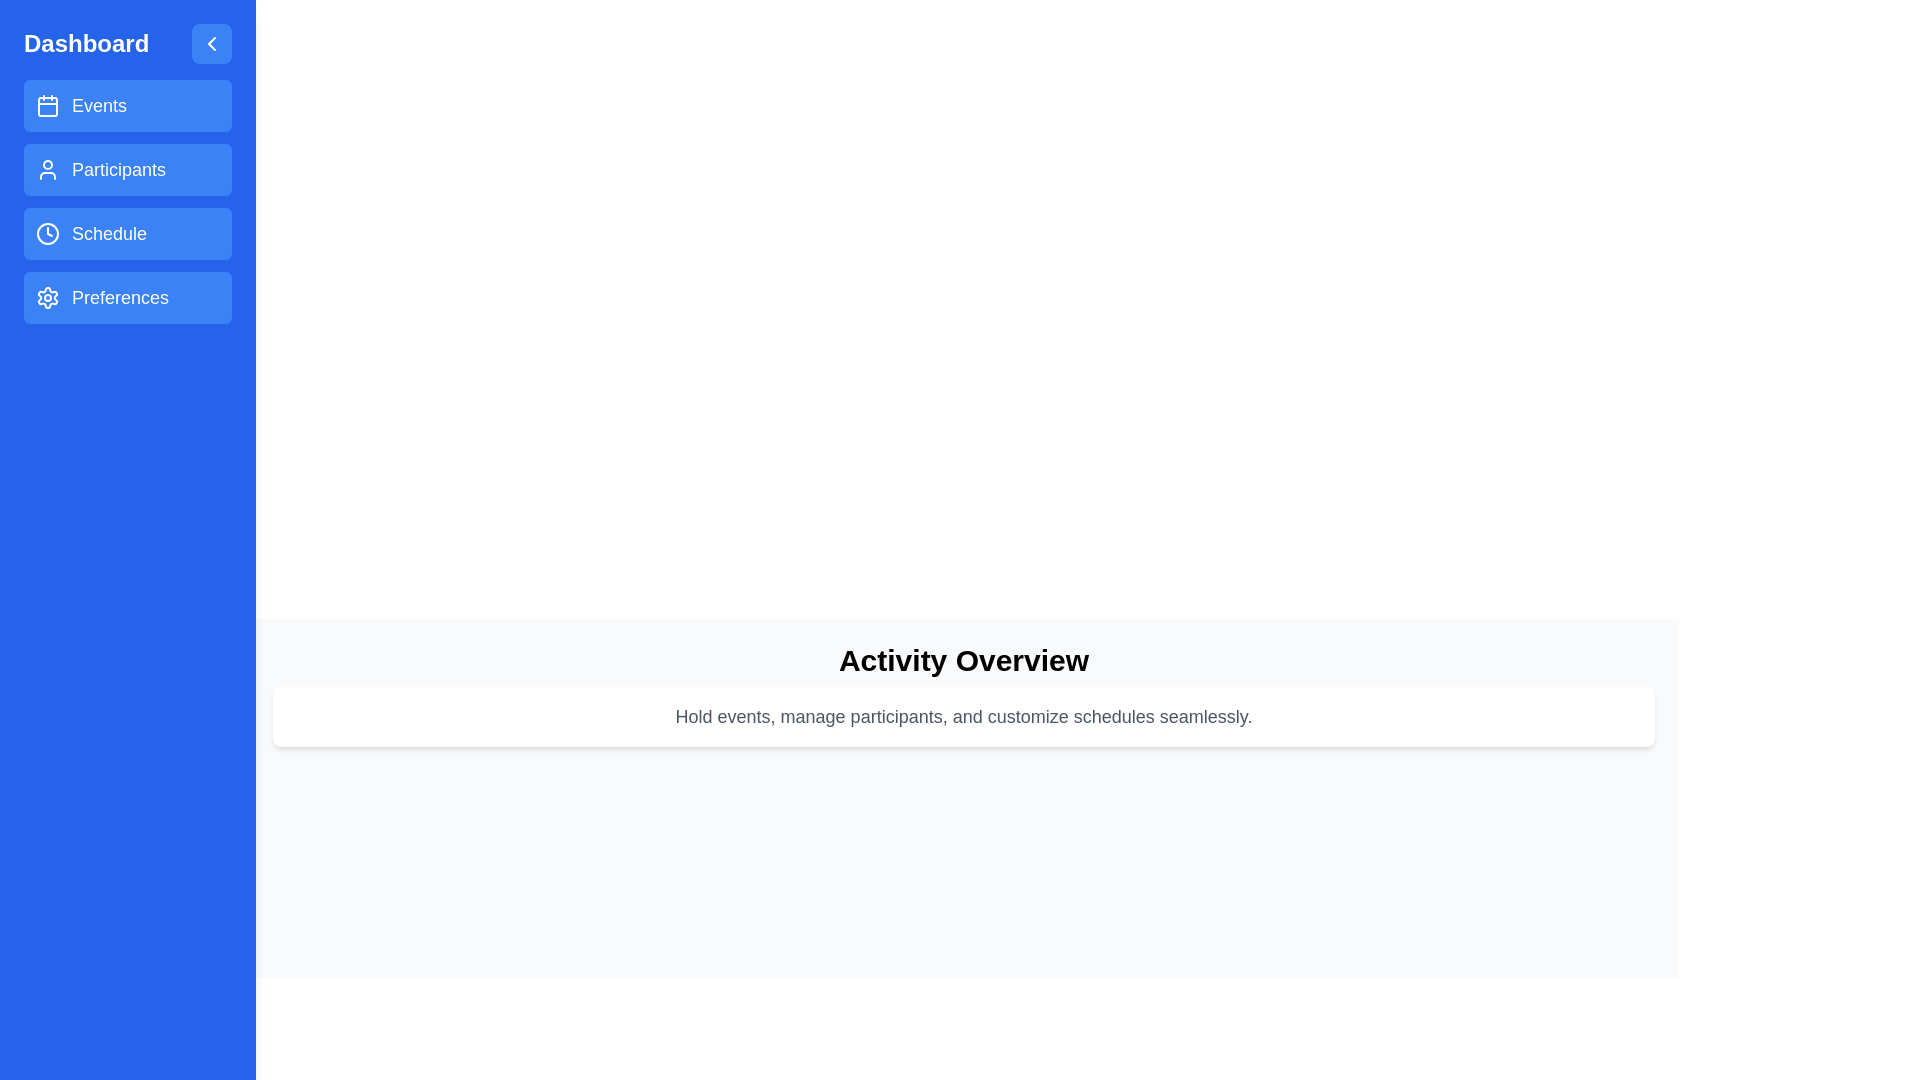  What do you see at coordinates (211, 43) in the screenshot?
I see `the toggle button to change the drawer's visibility` at bounding box center [211, 43].